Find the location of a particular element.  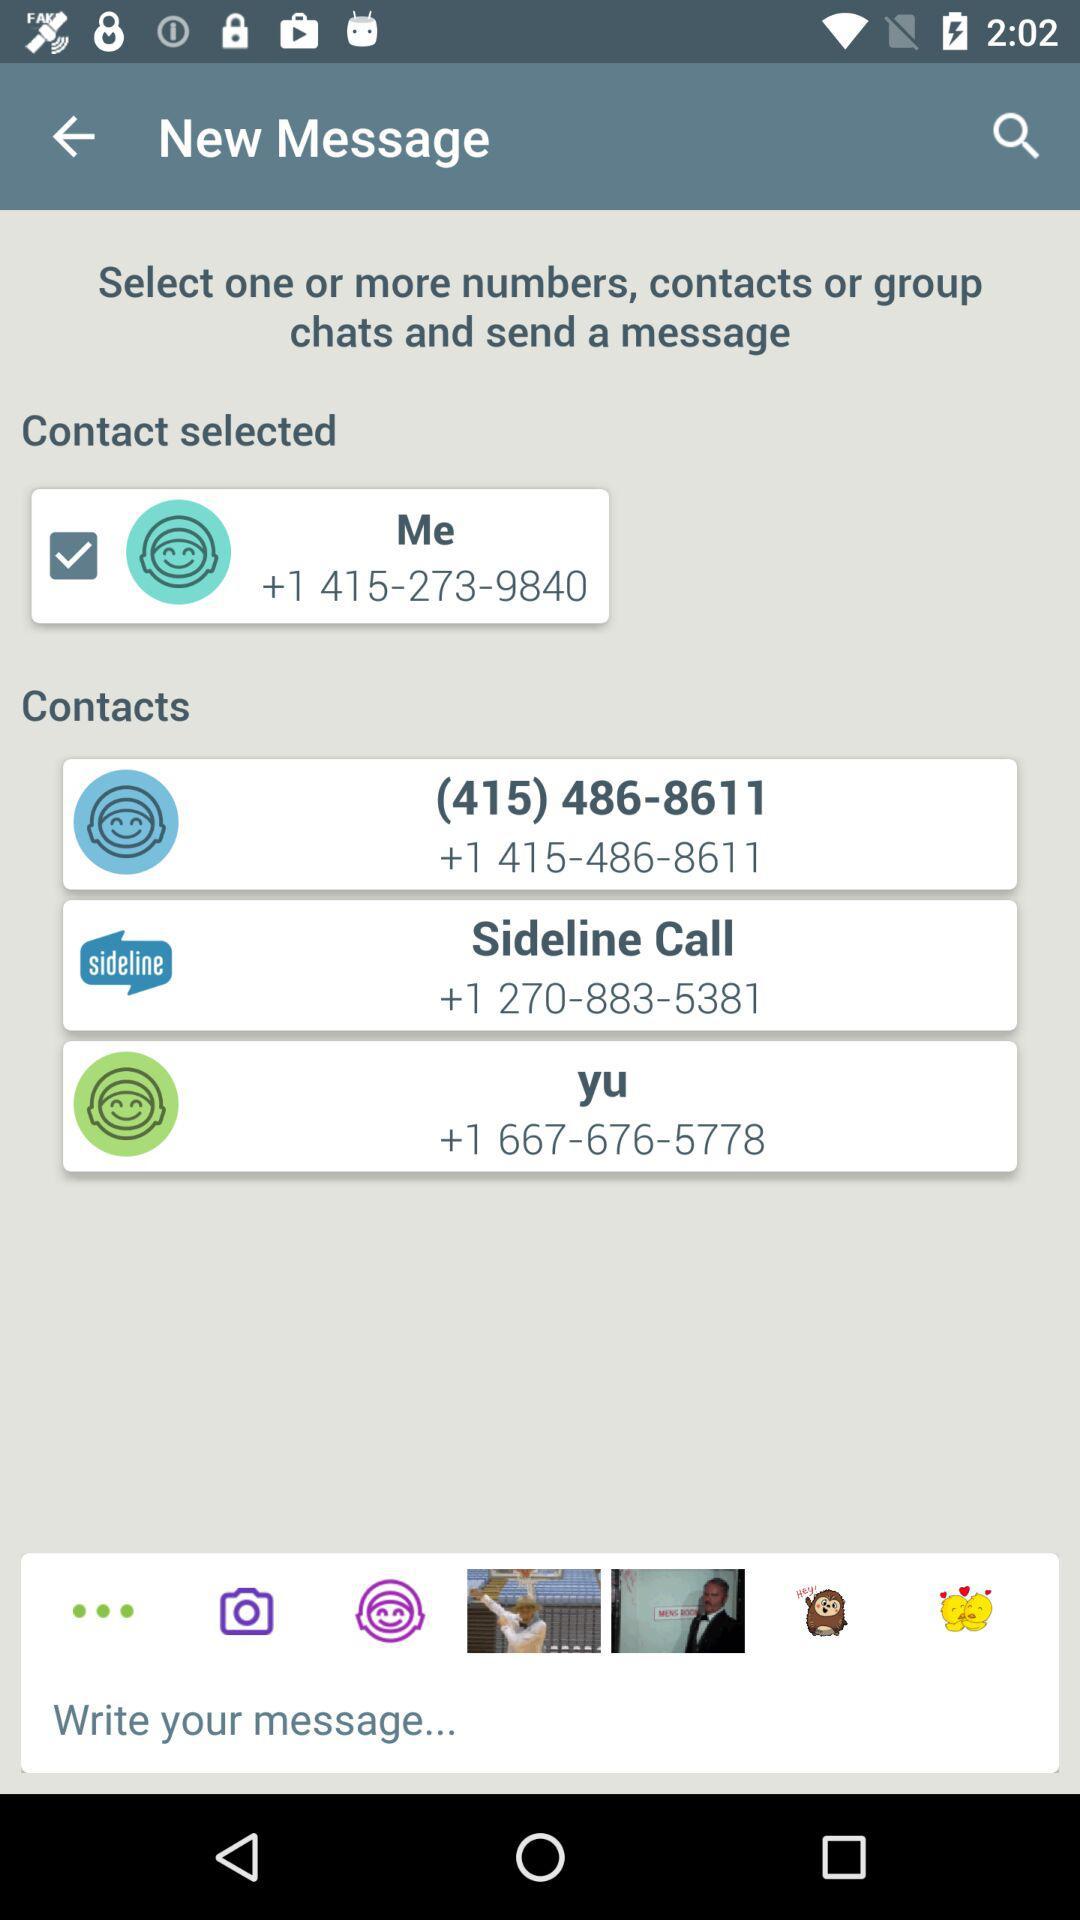

the app next to new message icon is located at coordinates (72, 135).